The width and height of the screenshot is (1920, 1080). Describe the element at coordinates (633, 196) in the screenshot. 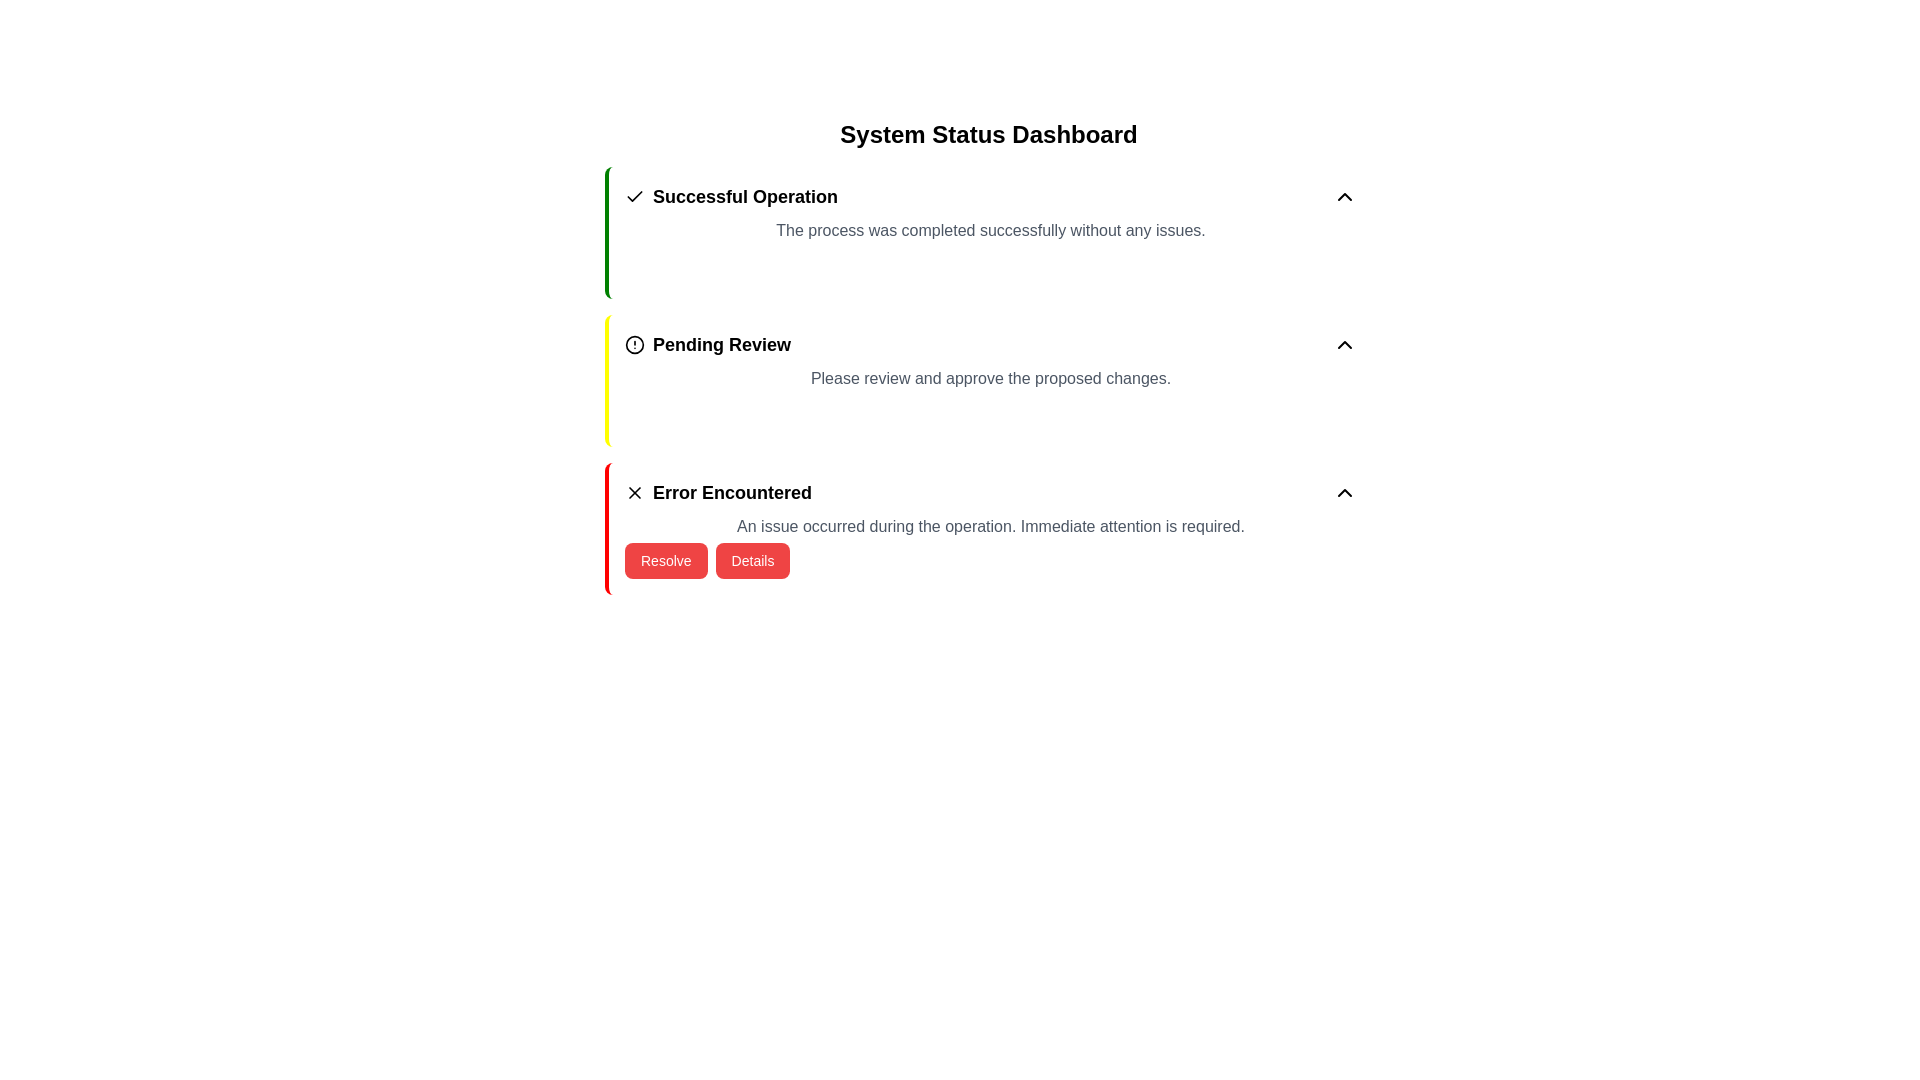

I see `the checkmark icon indicating successful completion of an operation in the System Status Dashboard interface, which is located to the left of the 'Successful Operation' text` at that location.